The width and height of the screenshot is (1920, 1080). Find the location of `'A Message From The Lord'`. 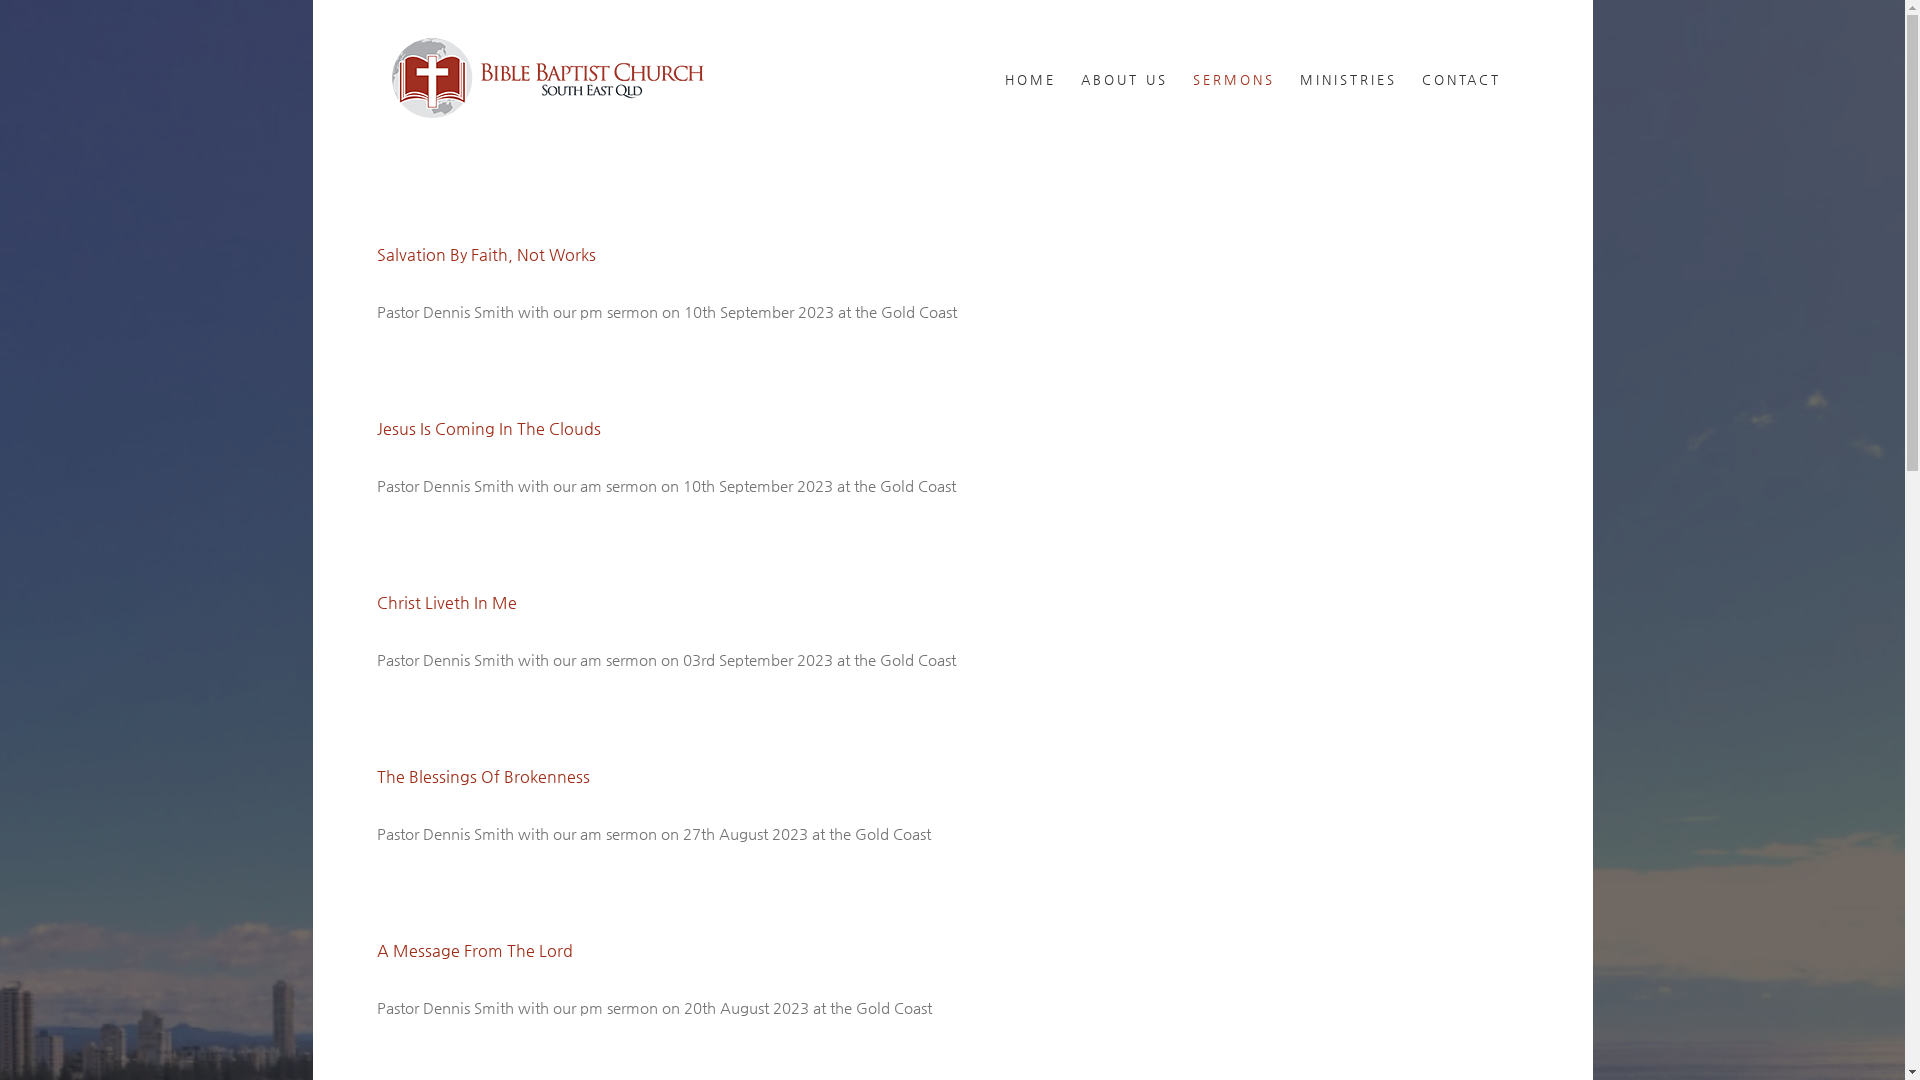

'A Message From The Lord' is located at coordinates (473, 949).